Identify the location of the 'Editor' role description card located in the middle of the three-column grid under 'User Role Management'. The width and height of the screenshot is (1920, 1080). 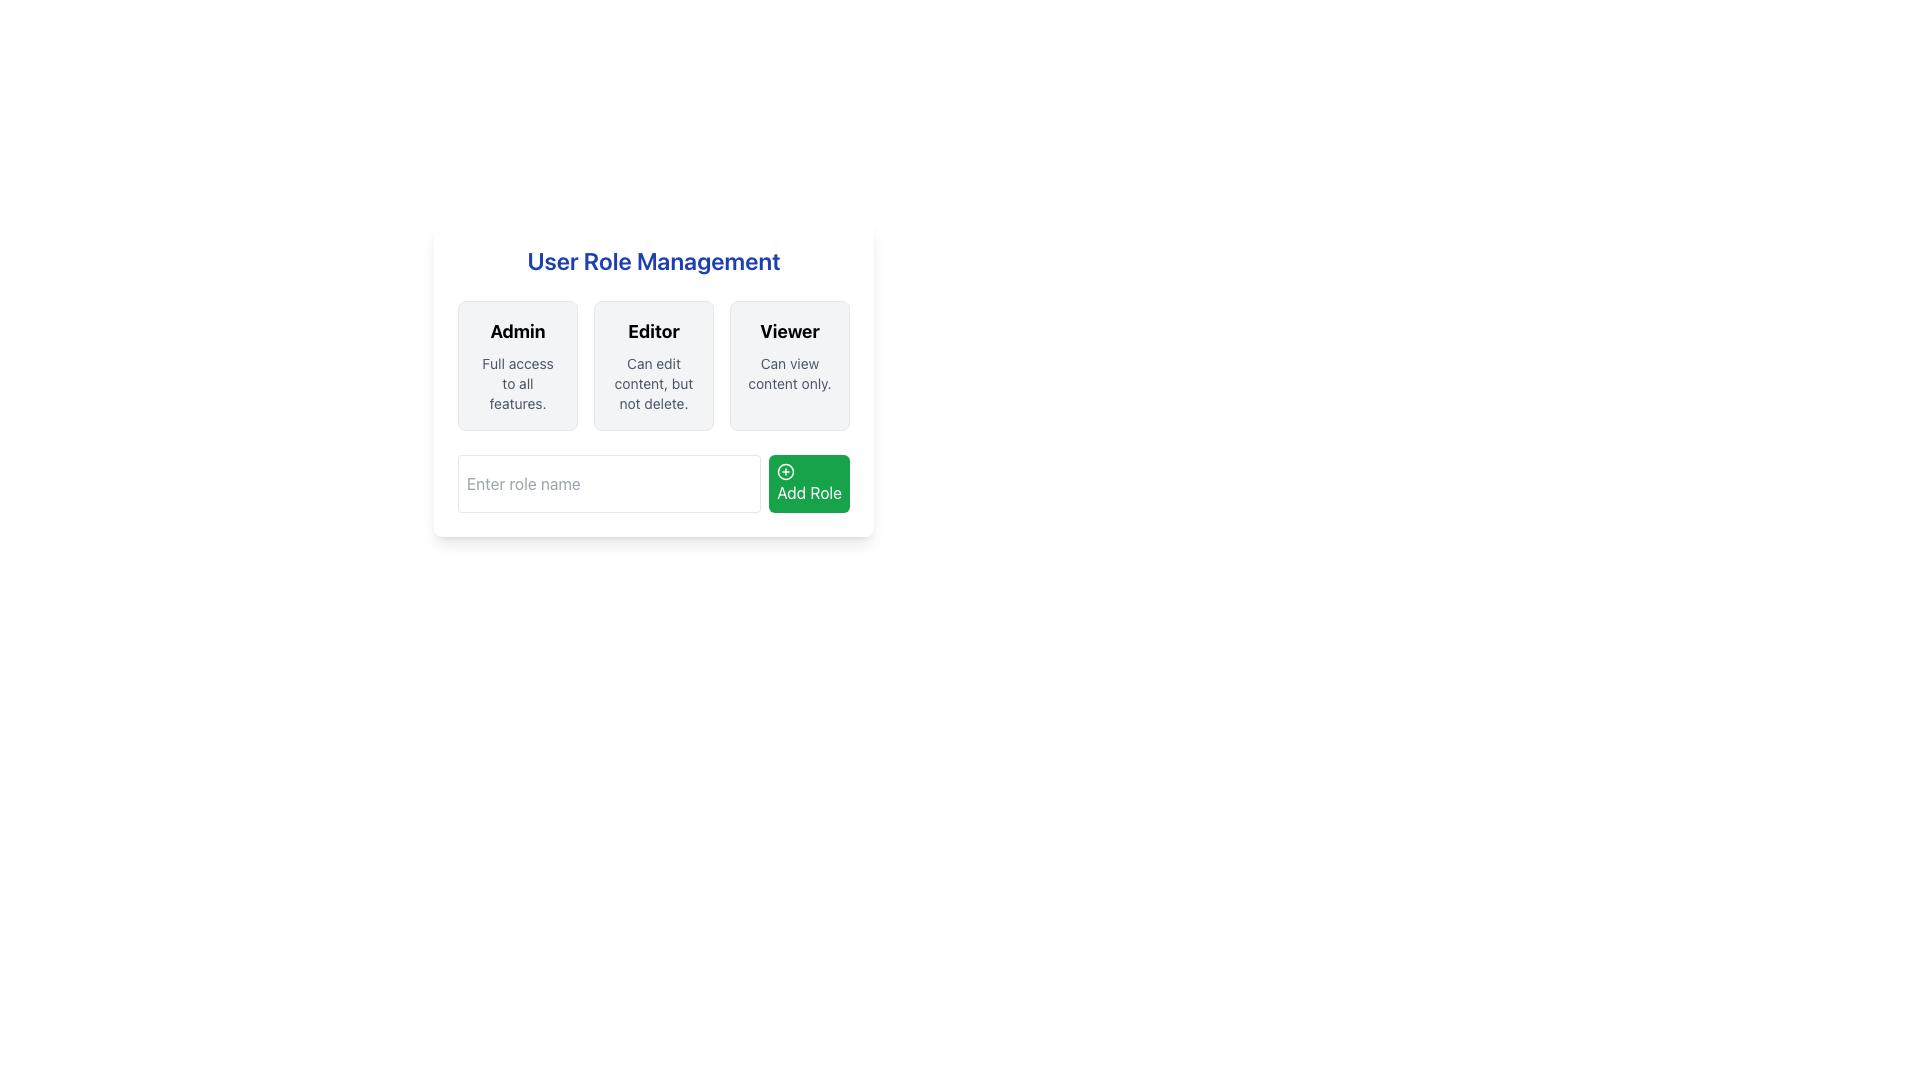
(653, 366).